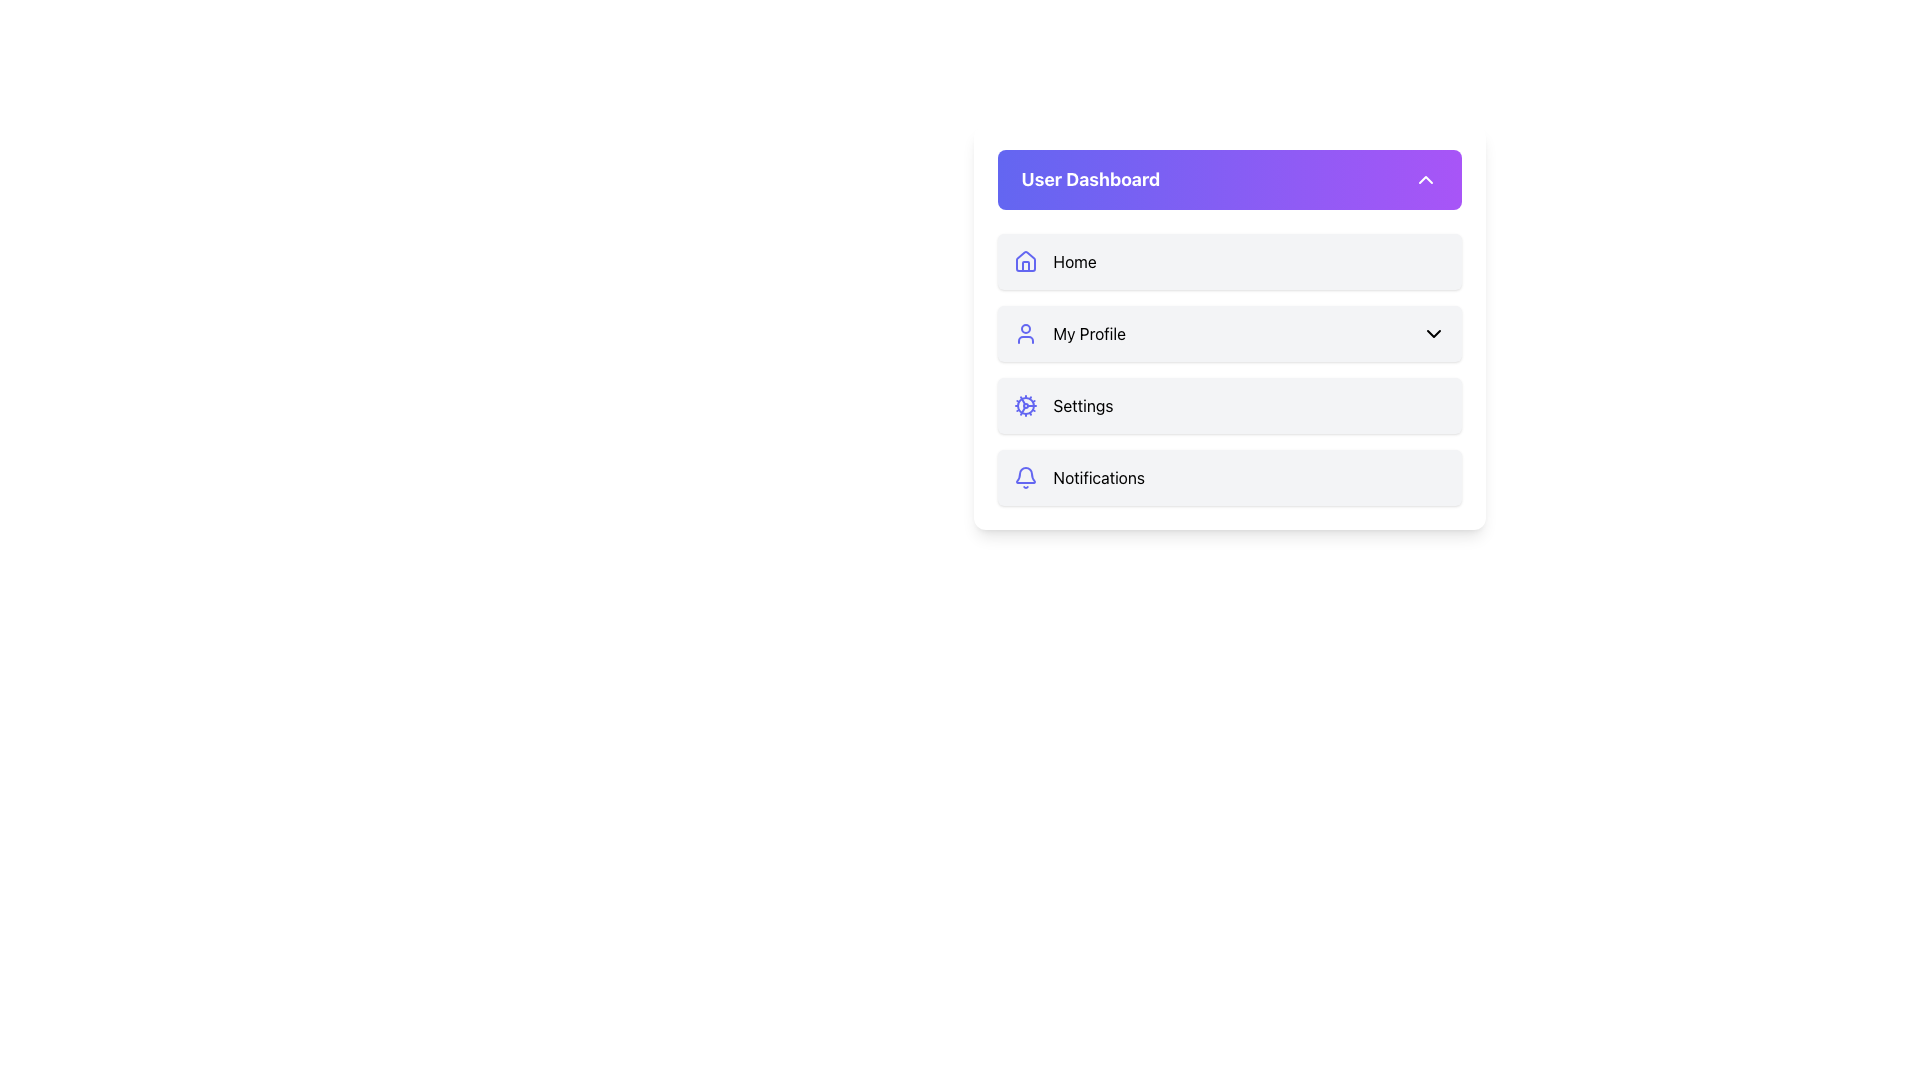 The height and width of the screenshot is (1080, 1920). What do you see at coordinates (1074, 261) in the screenshot?
I see `the 'Home' text label` at bounding box center [1074, 261].